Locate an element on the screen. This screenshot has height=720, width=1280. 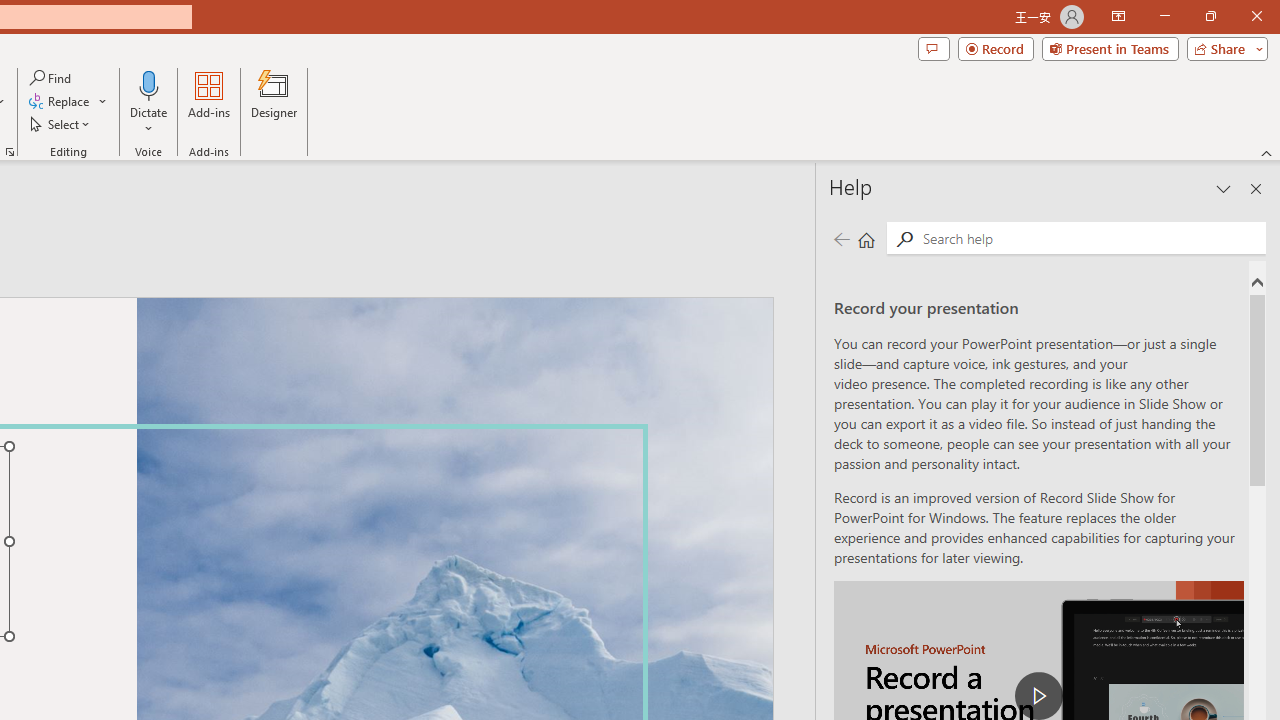
'Dictate' is located at coordinates (148, 103).